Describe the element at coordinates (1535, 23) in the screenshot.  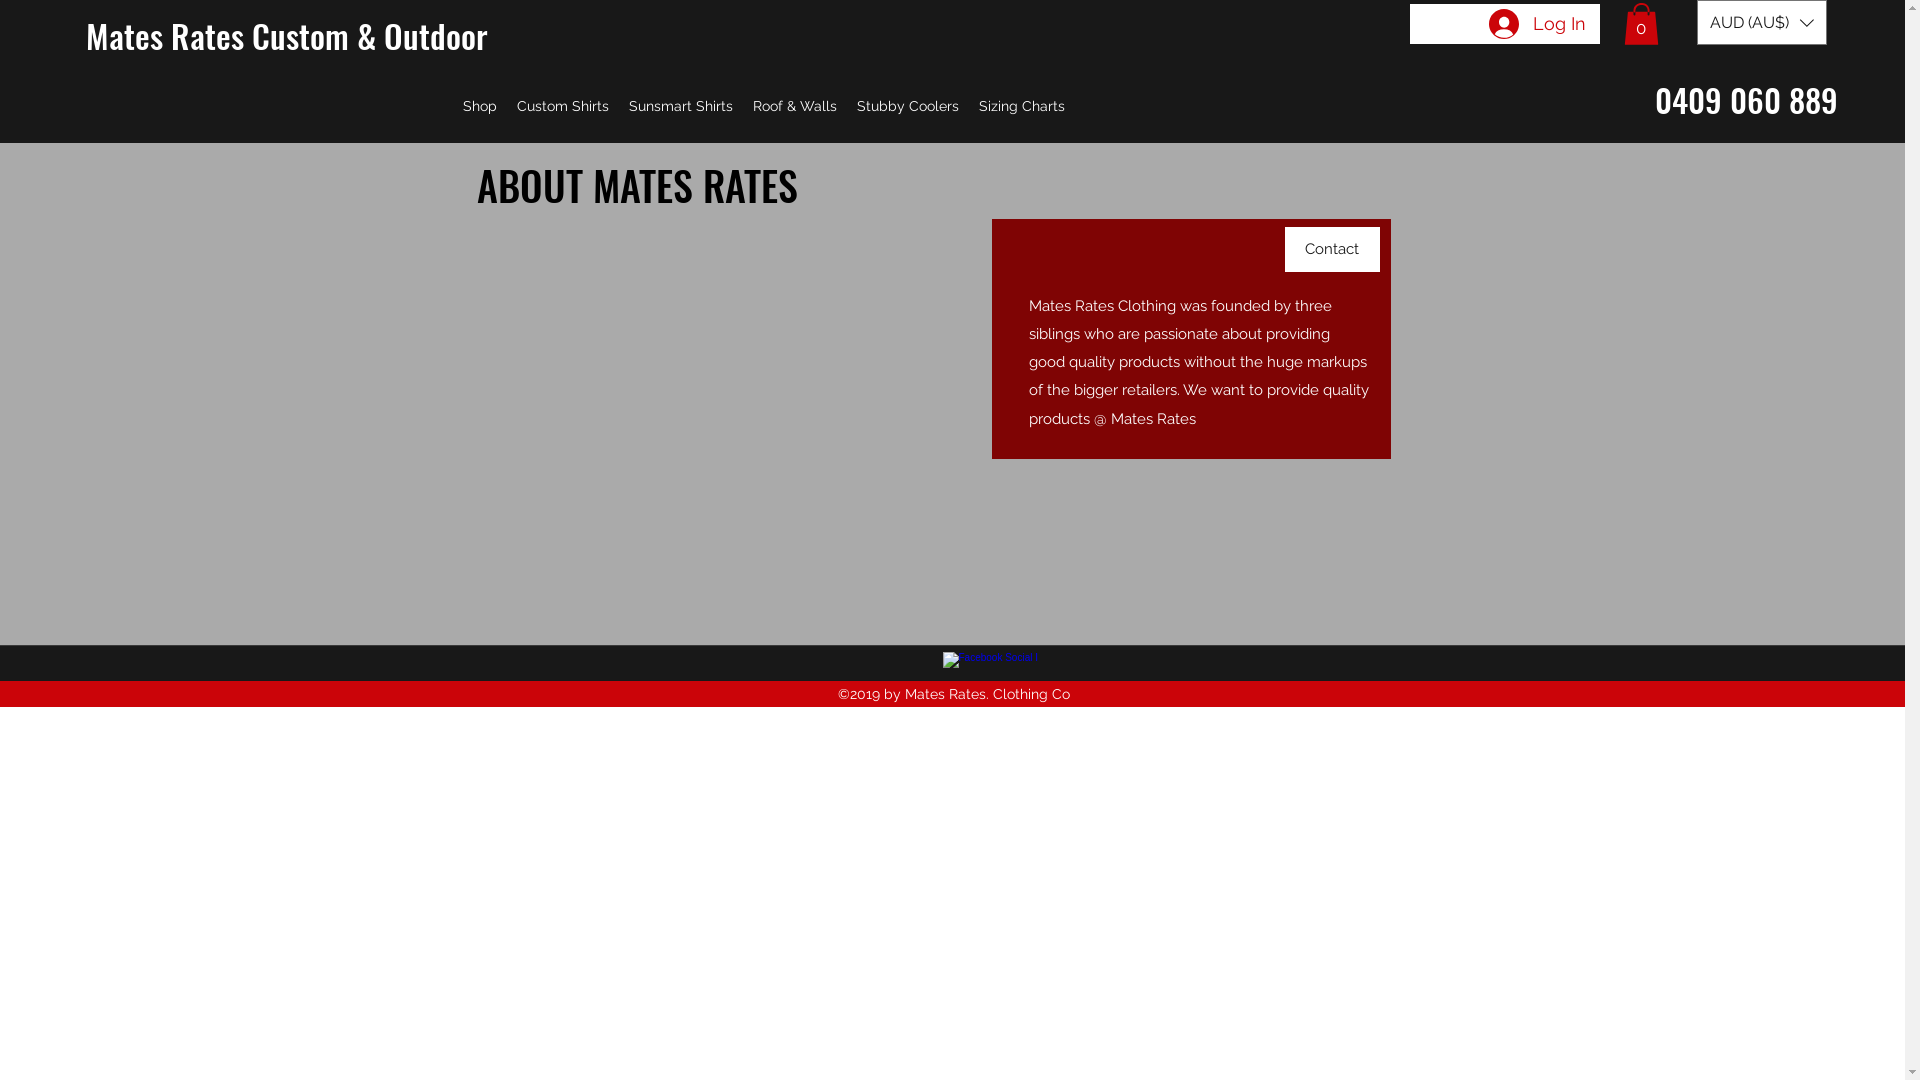
I see `'Log In'` at that location.